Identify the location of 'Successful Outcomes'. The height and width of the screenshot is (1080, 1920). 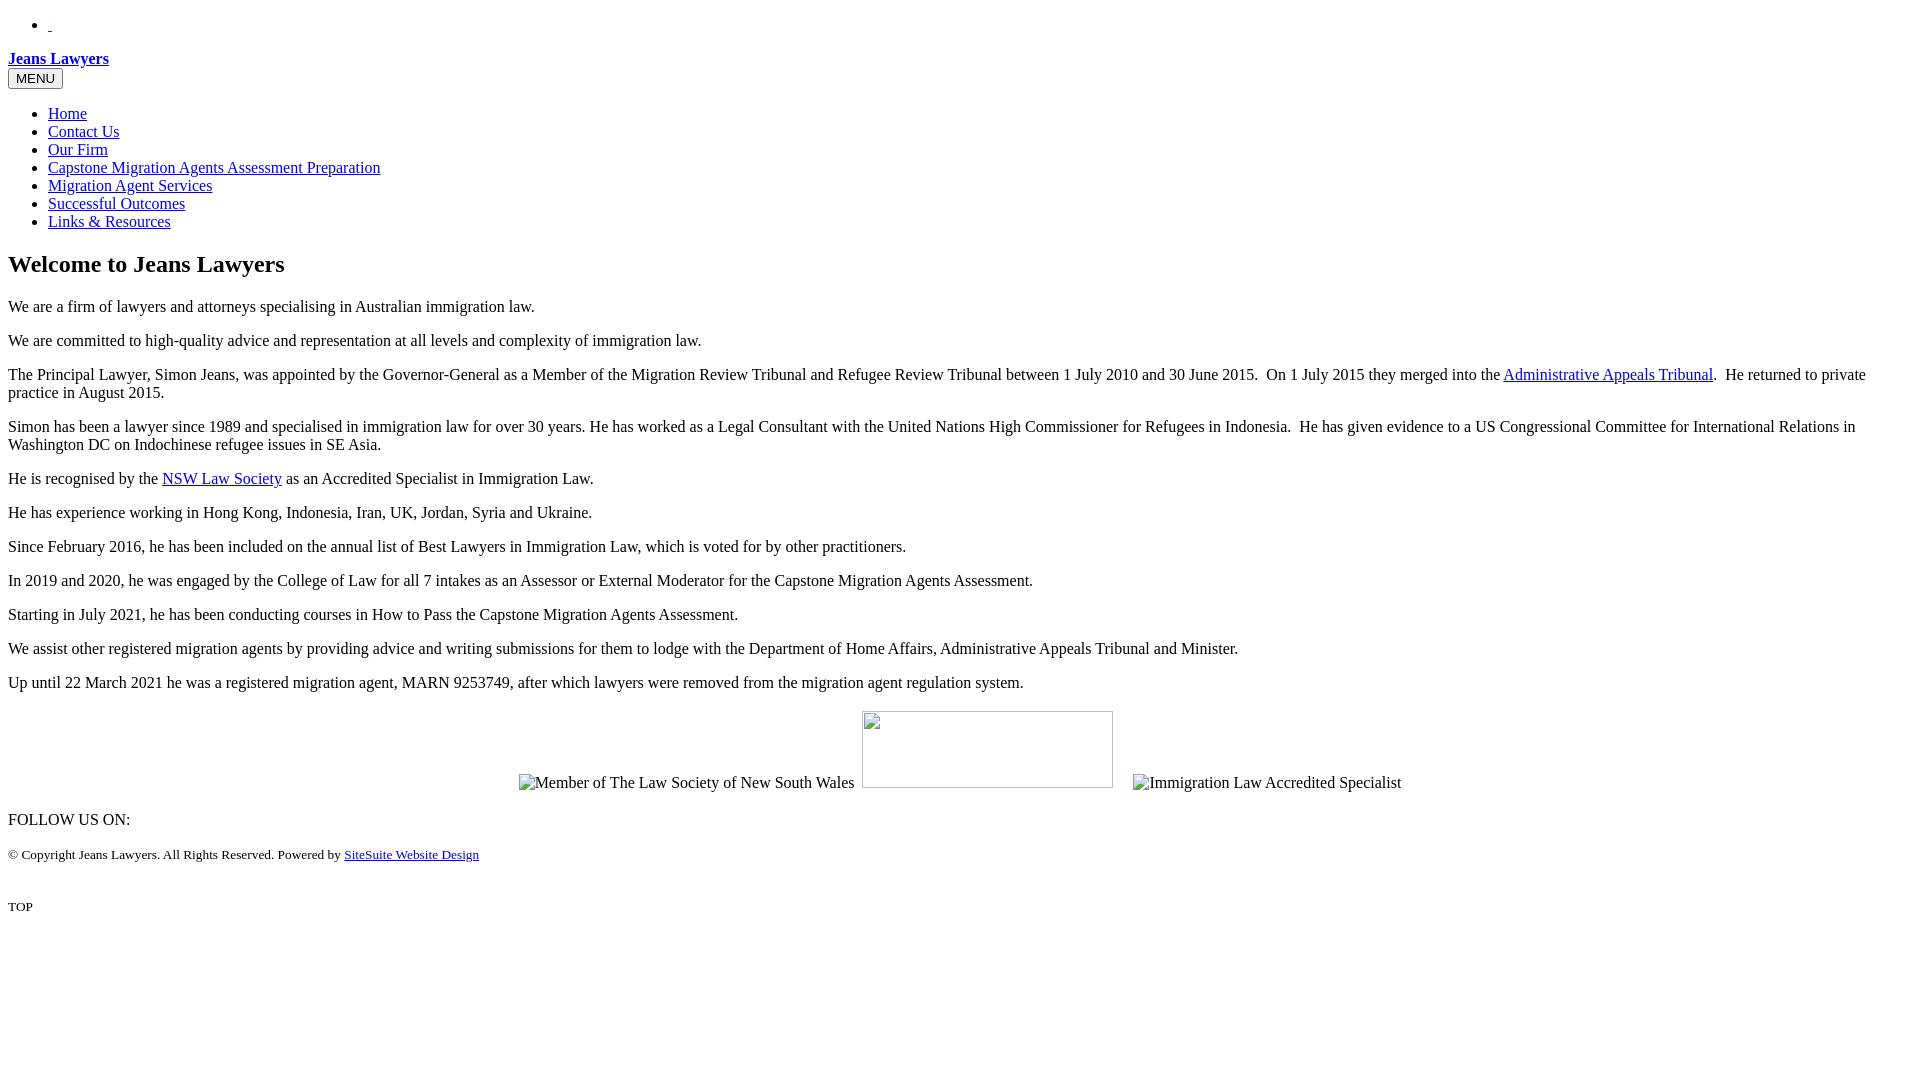
(115, 203).